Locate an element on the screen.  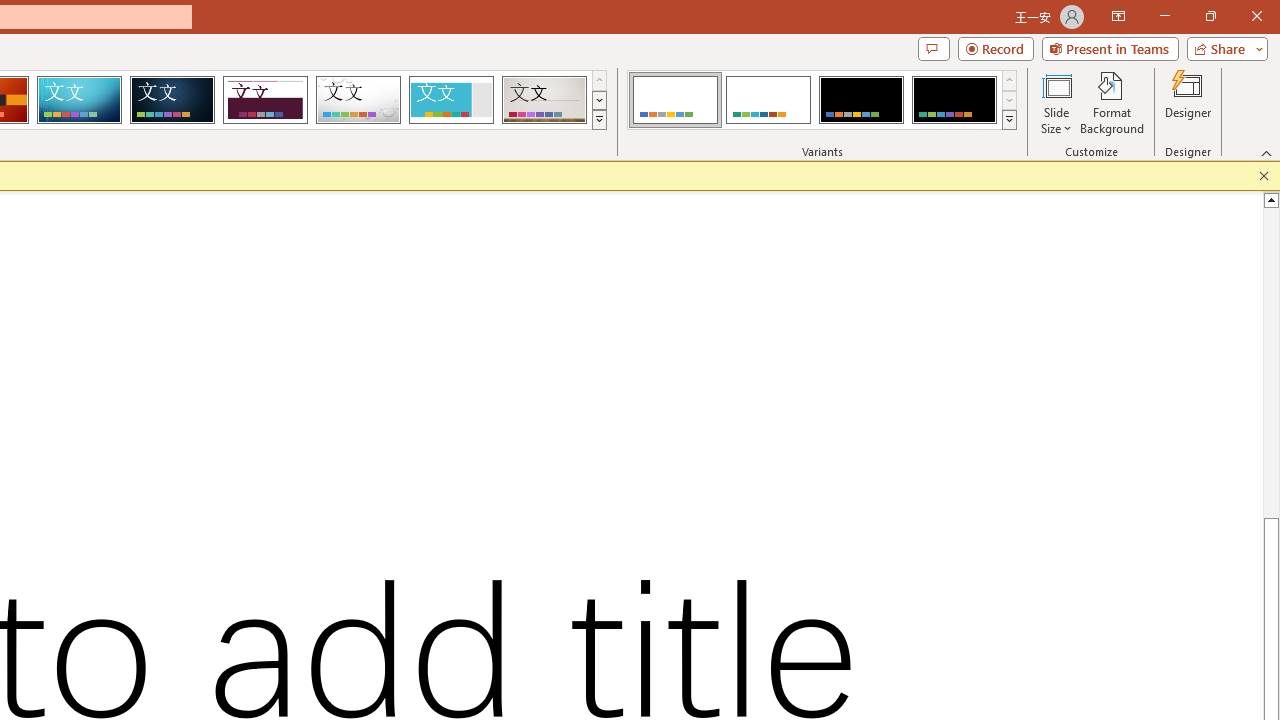
'Frame' is located at coordinates (450, 100).